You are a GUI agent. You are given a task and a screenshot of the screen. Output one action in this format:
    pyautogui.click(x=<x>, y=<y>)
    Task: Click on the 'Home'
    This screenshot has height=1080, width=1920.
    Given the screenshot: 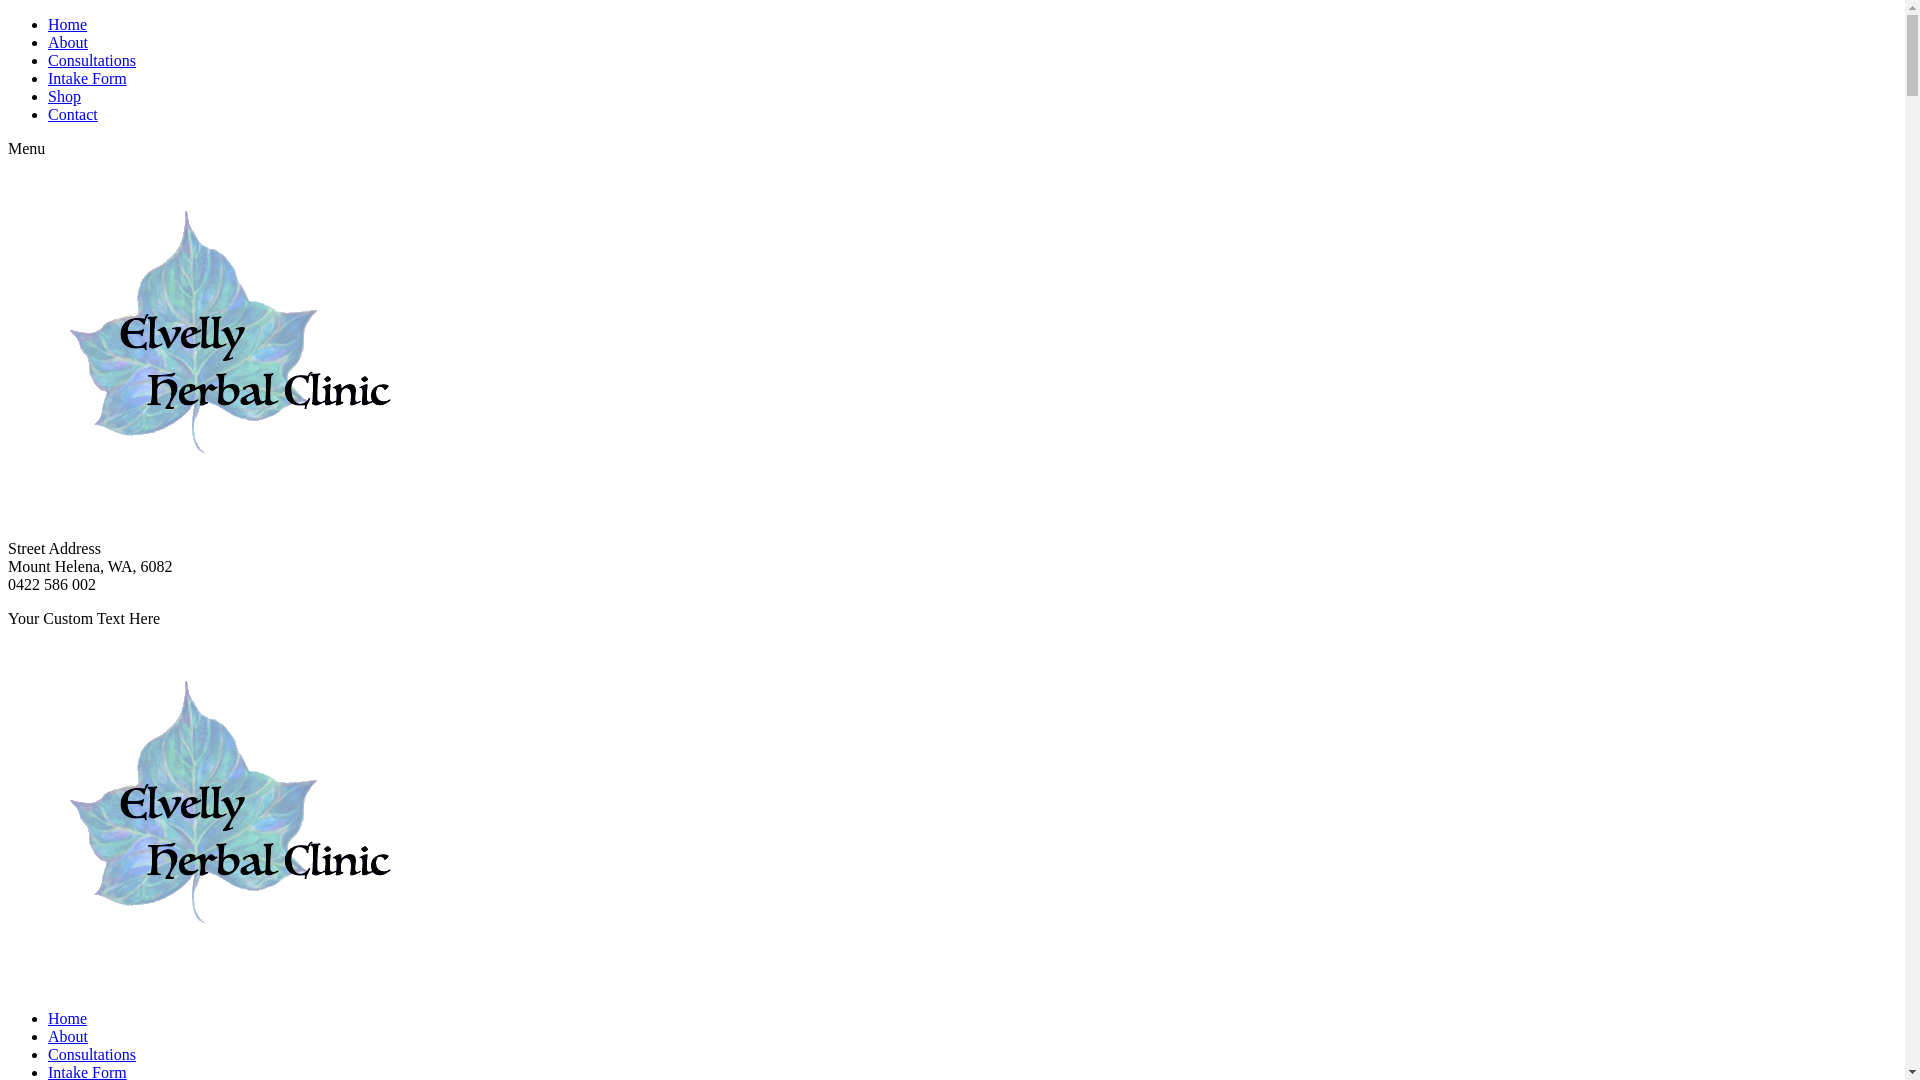 What is the action you would take?
    pyautogui.click(x=67, y=24)
    